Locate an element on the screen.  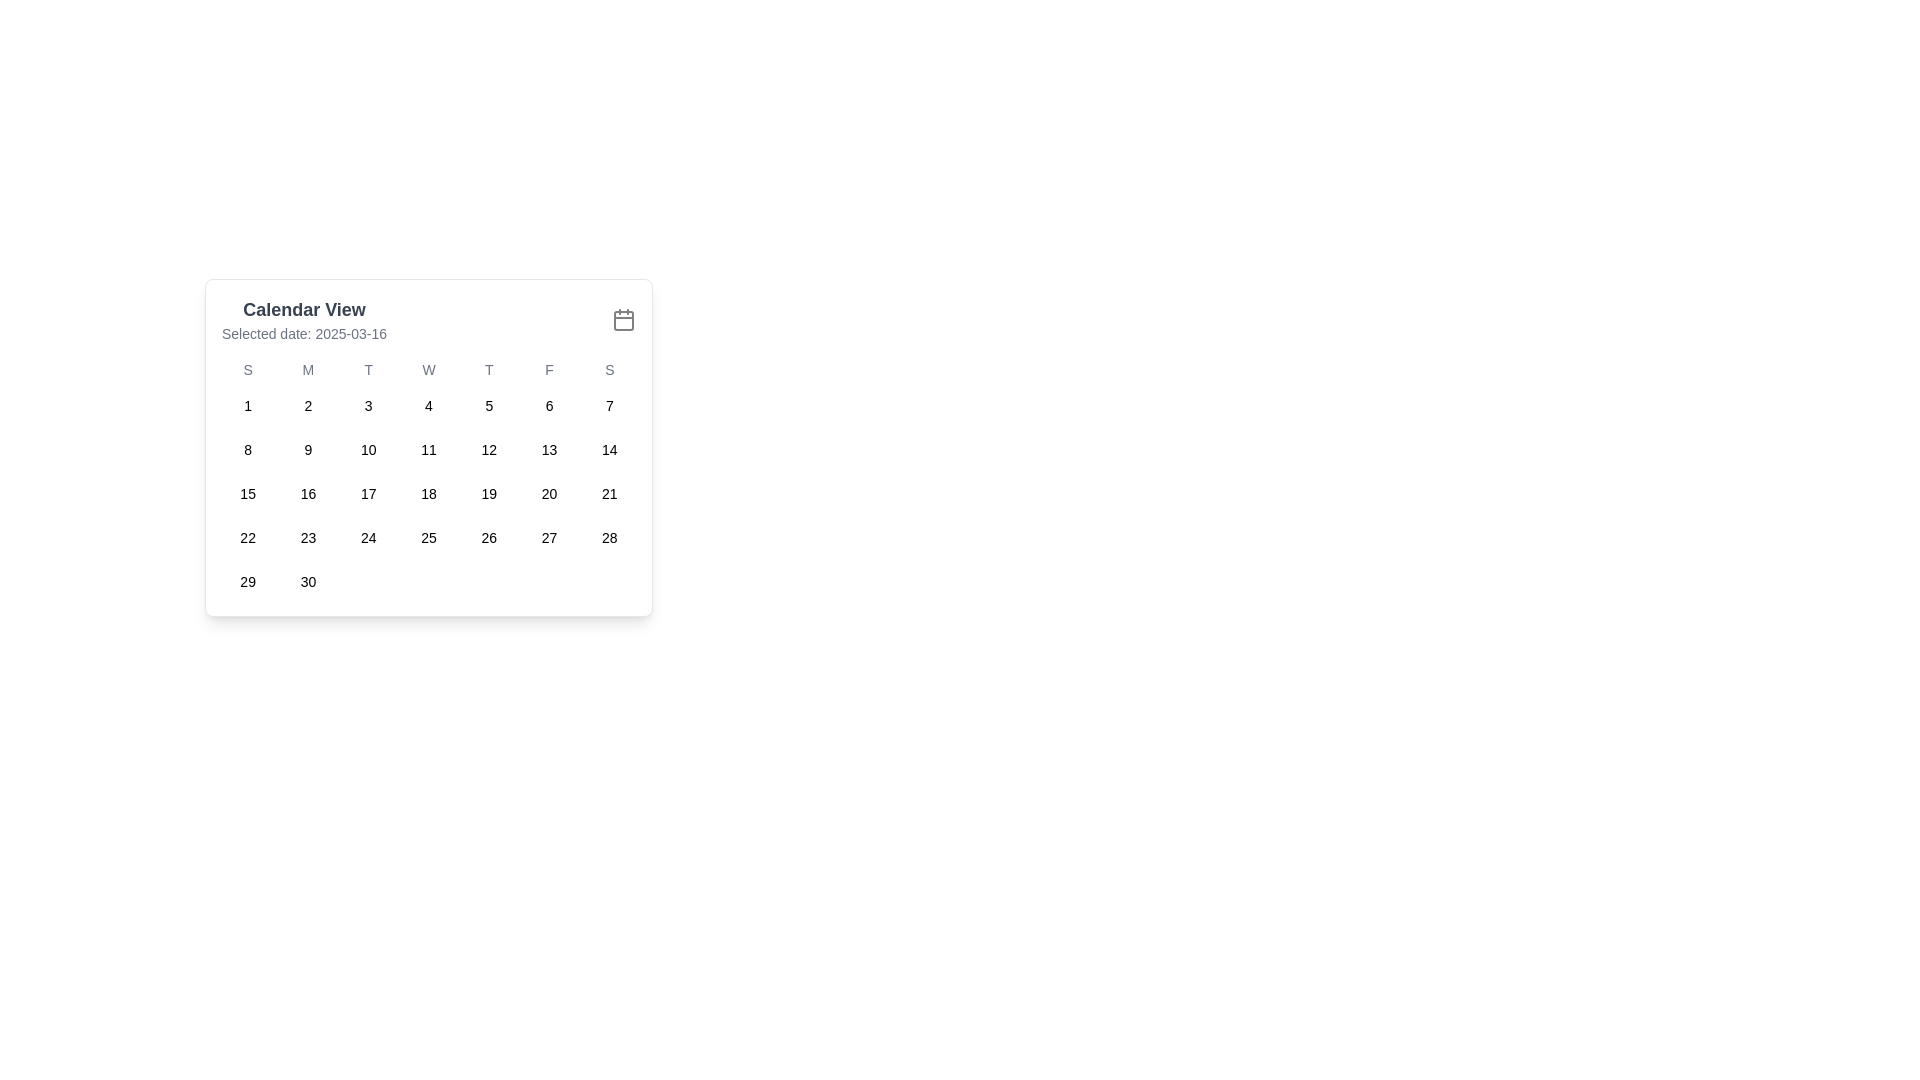
the text label representing Sunday in the calendar header row is located at coordinates (608, 370).